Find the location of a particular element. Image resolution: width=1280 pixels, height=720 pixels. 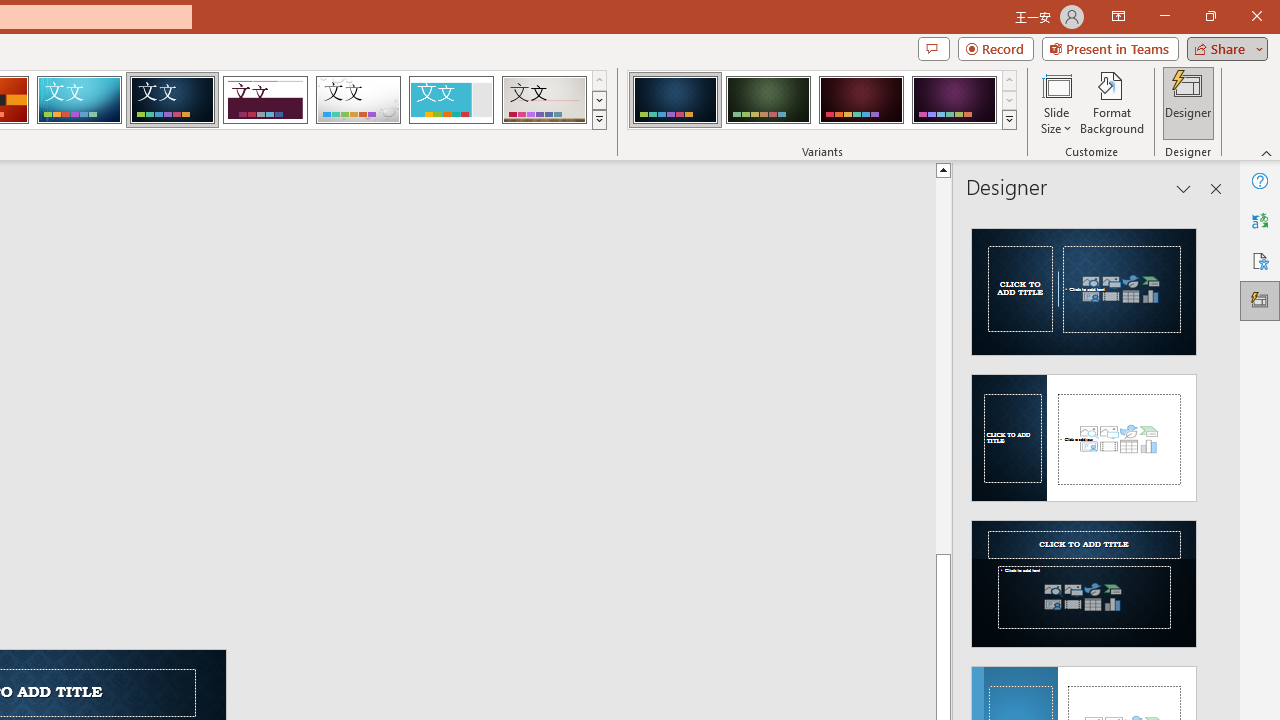

'Themes' is located at coordinates (598, 120).